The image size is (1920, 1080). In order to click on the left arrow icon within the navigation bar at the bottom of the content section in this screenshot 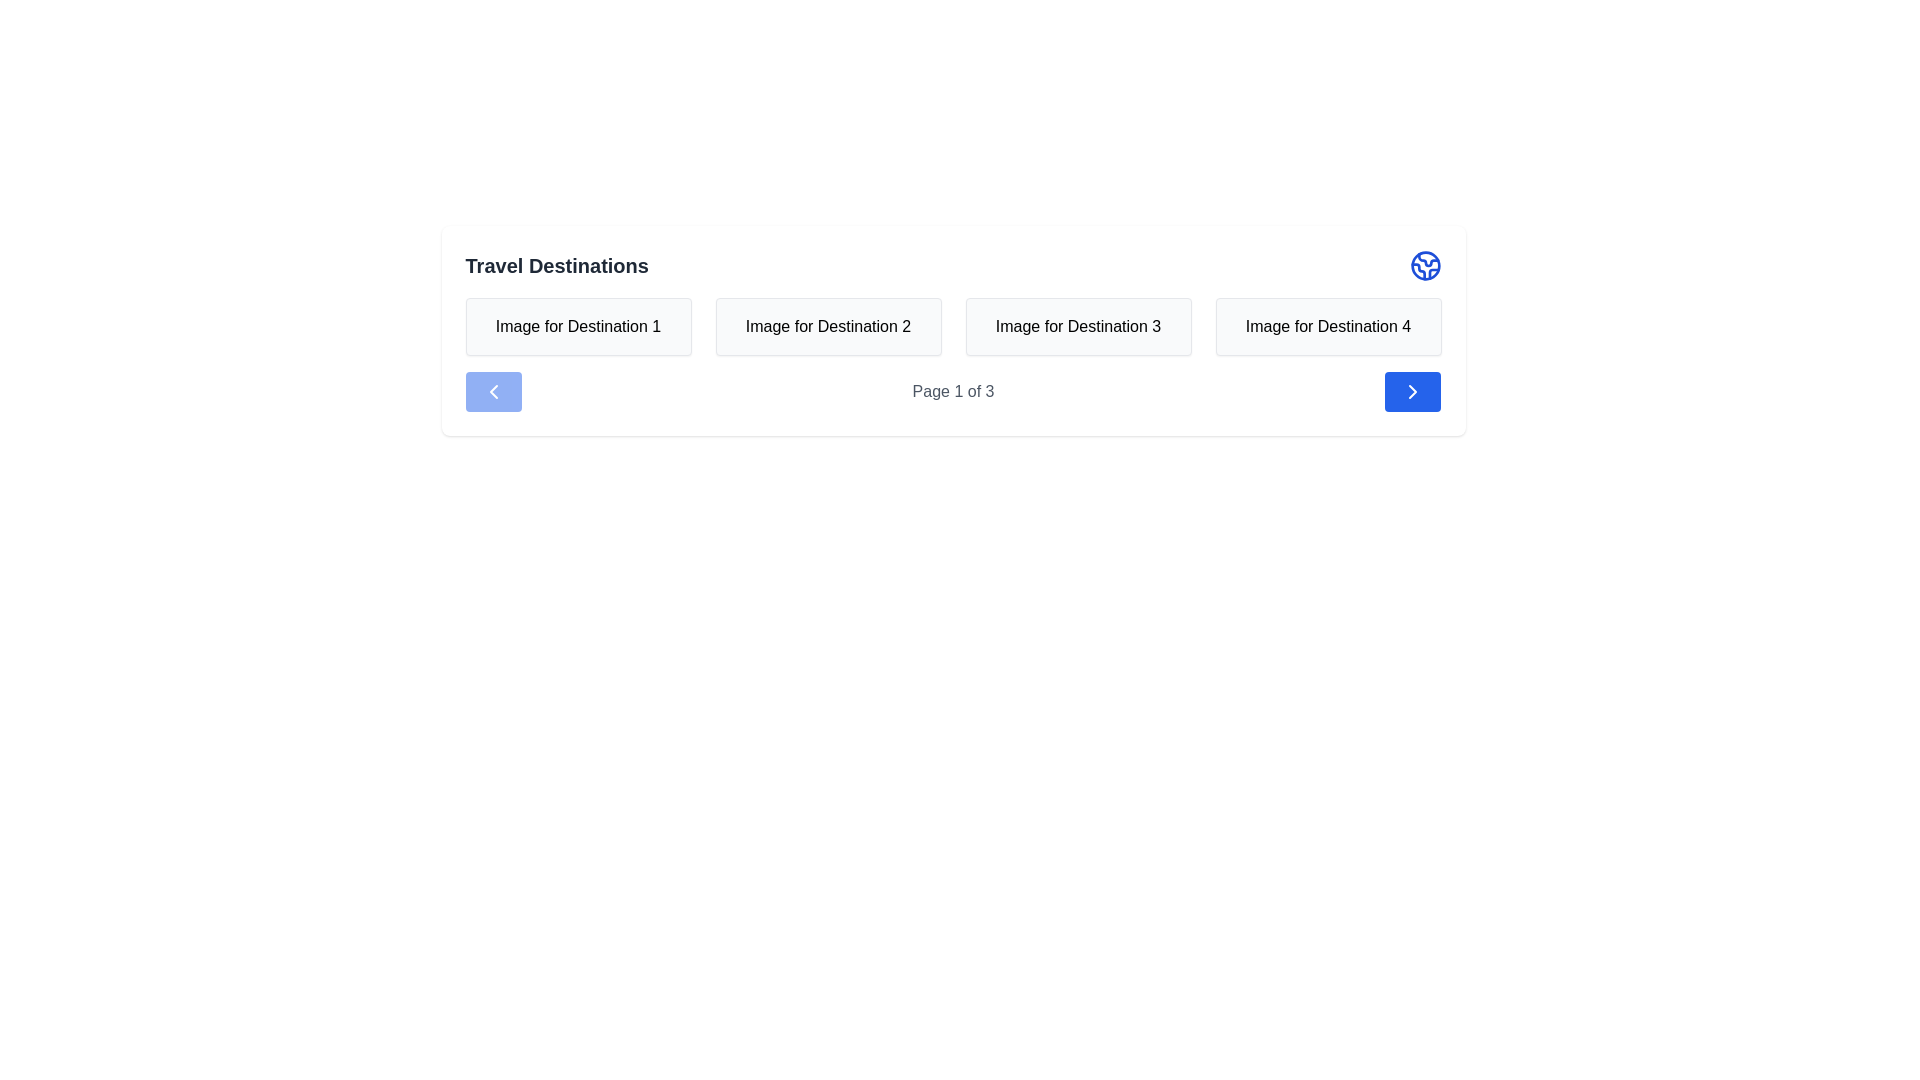, I will do `click(493, 392)`.